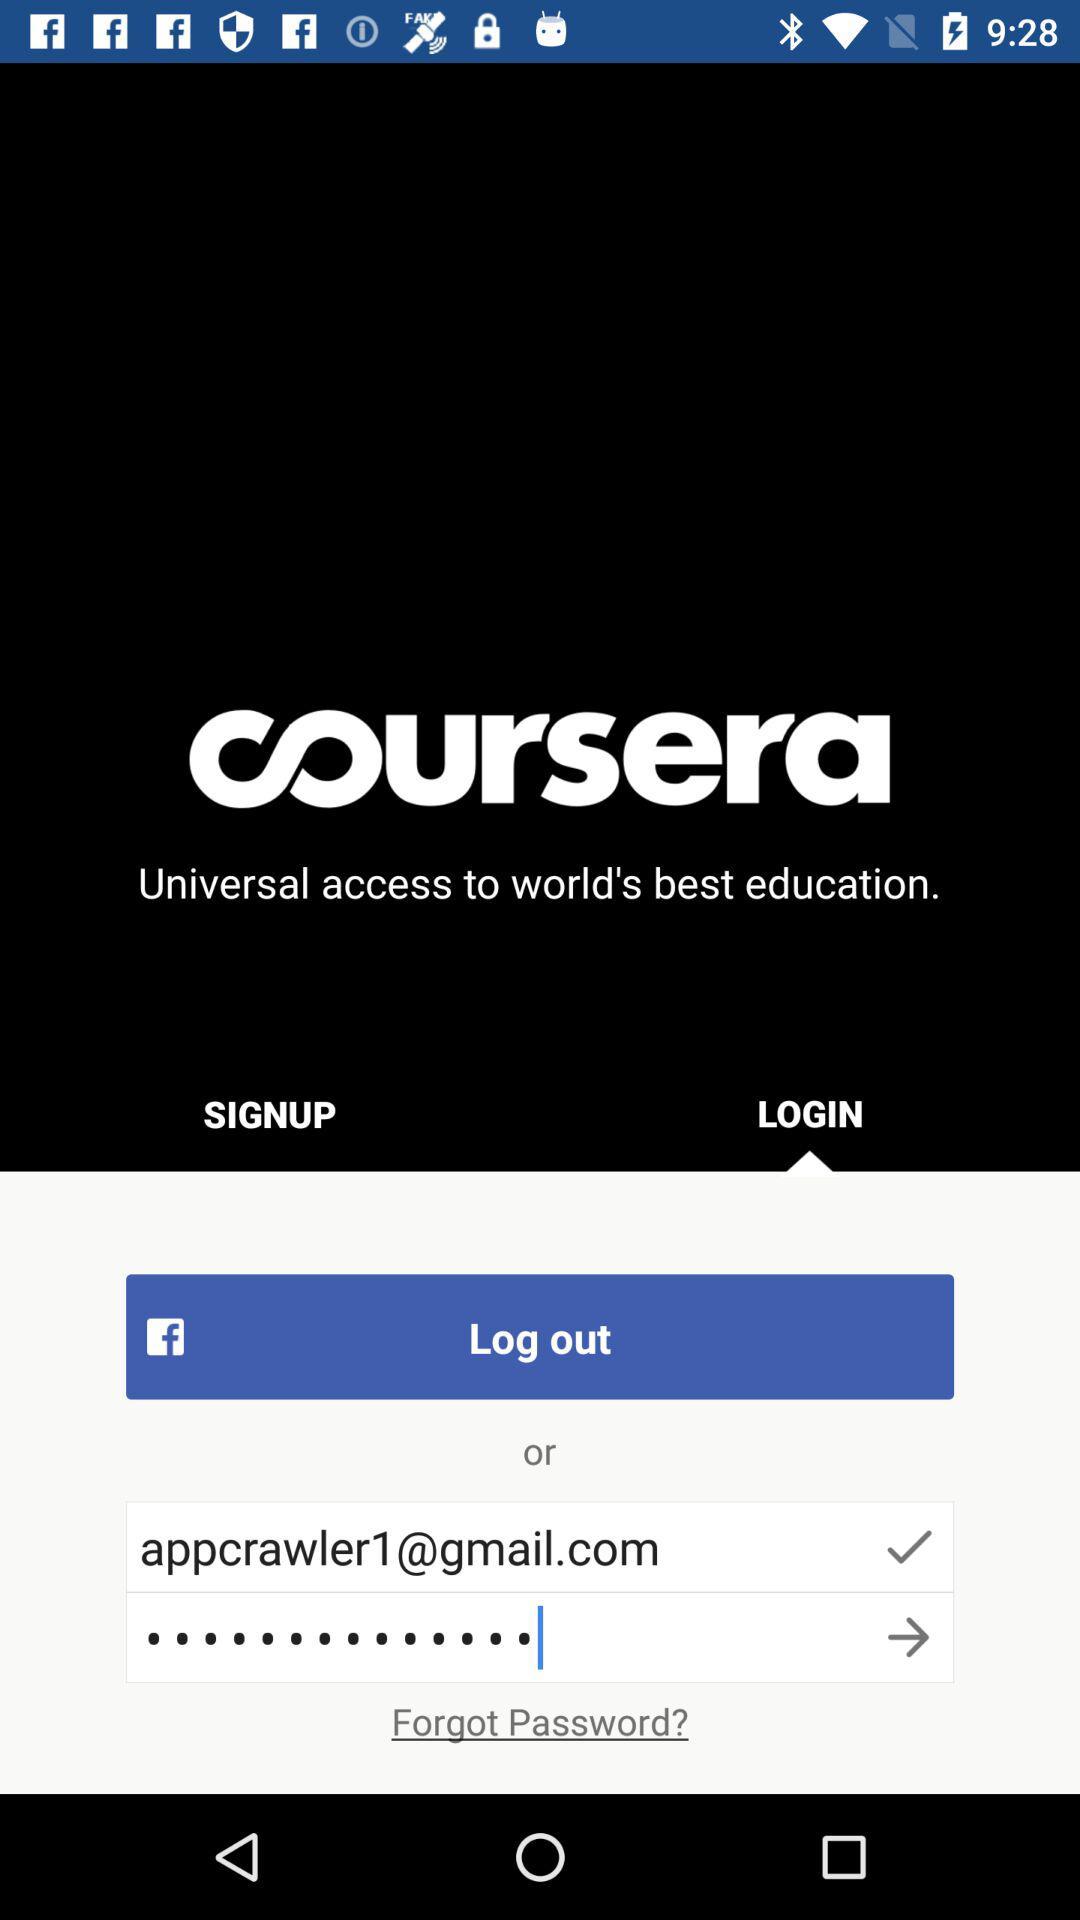 Image resolution: width=1080 pixels, height=1920 pixels. I want to click on log out, so click(540, 1336).